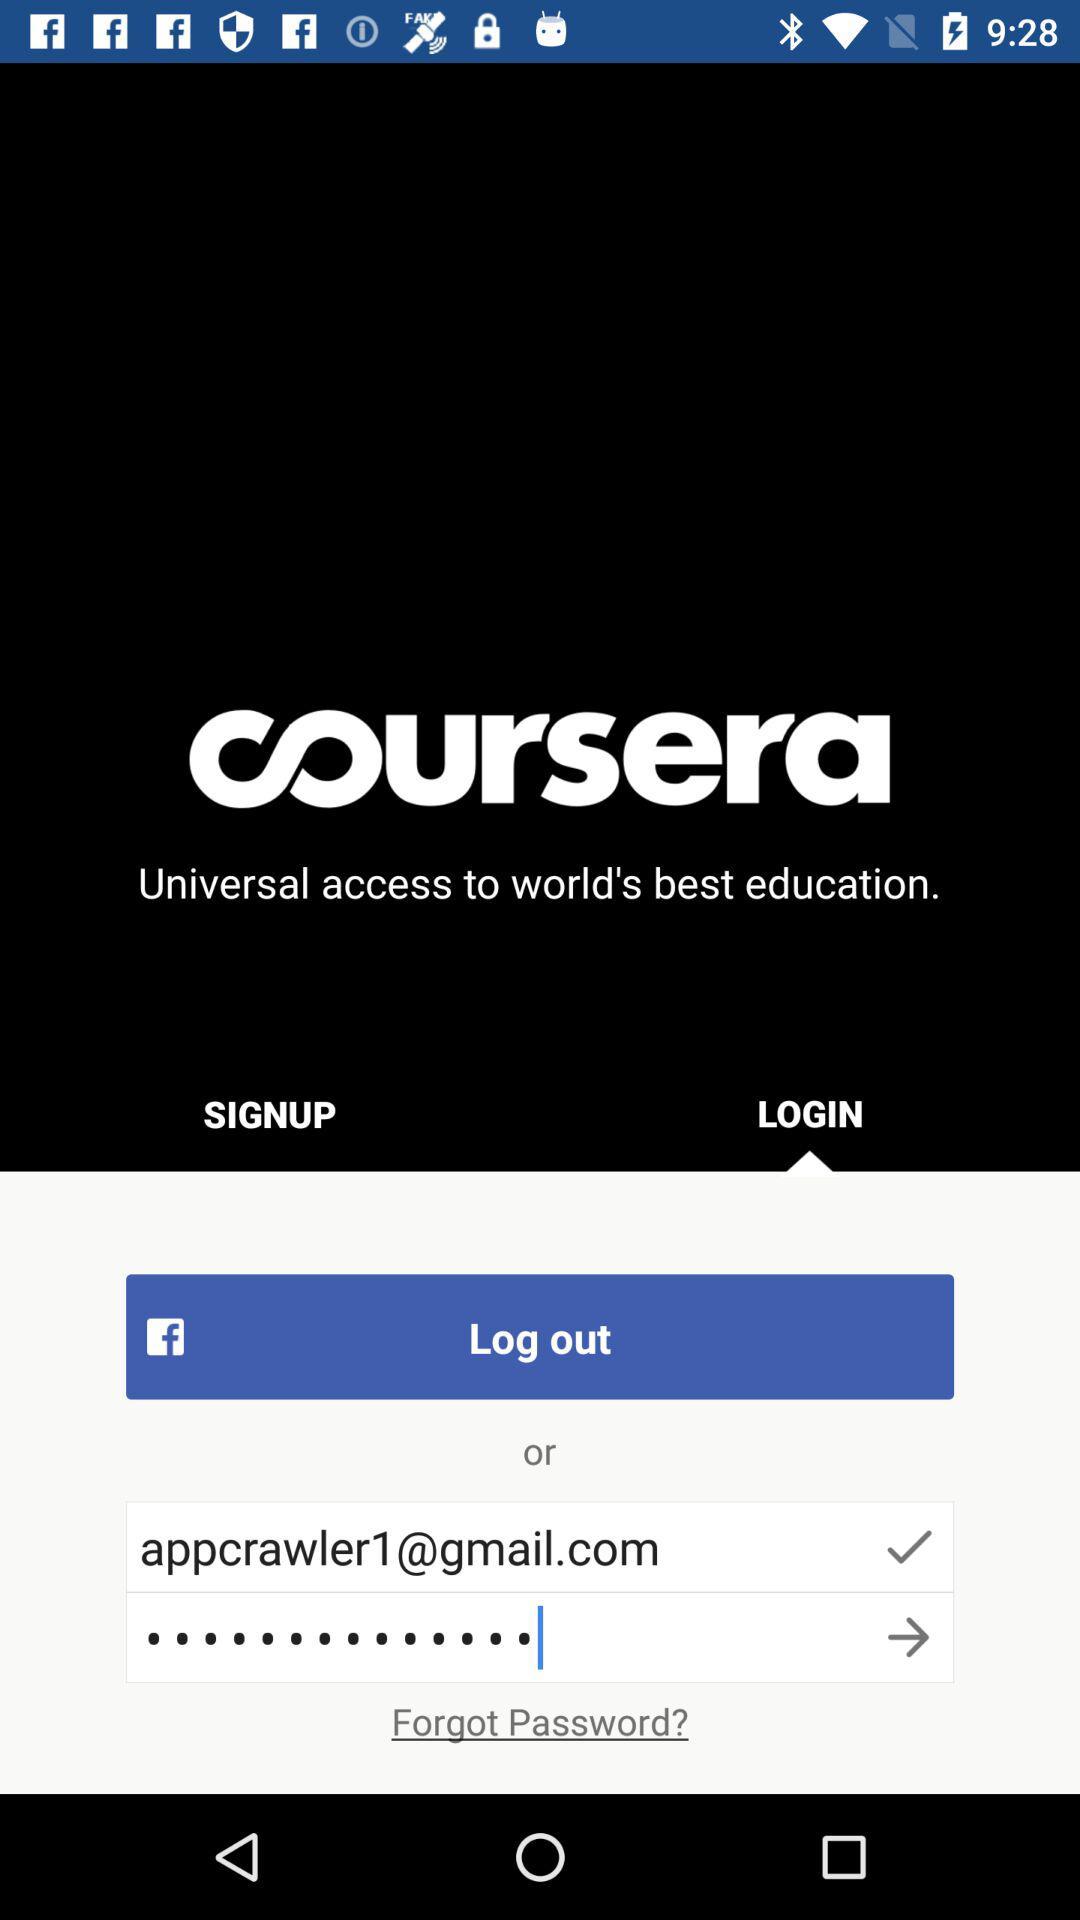 Image resolution: width=1080 pixels, height=1920 pixels. I want to click on log out, so click(540, 1336).